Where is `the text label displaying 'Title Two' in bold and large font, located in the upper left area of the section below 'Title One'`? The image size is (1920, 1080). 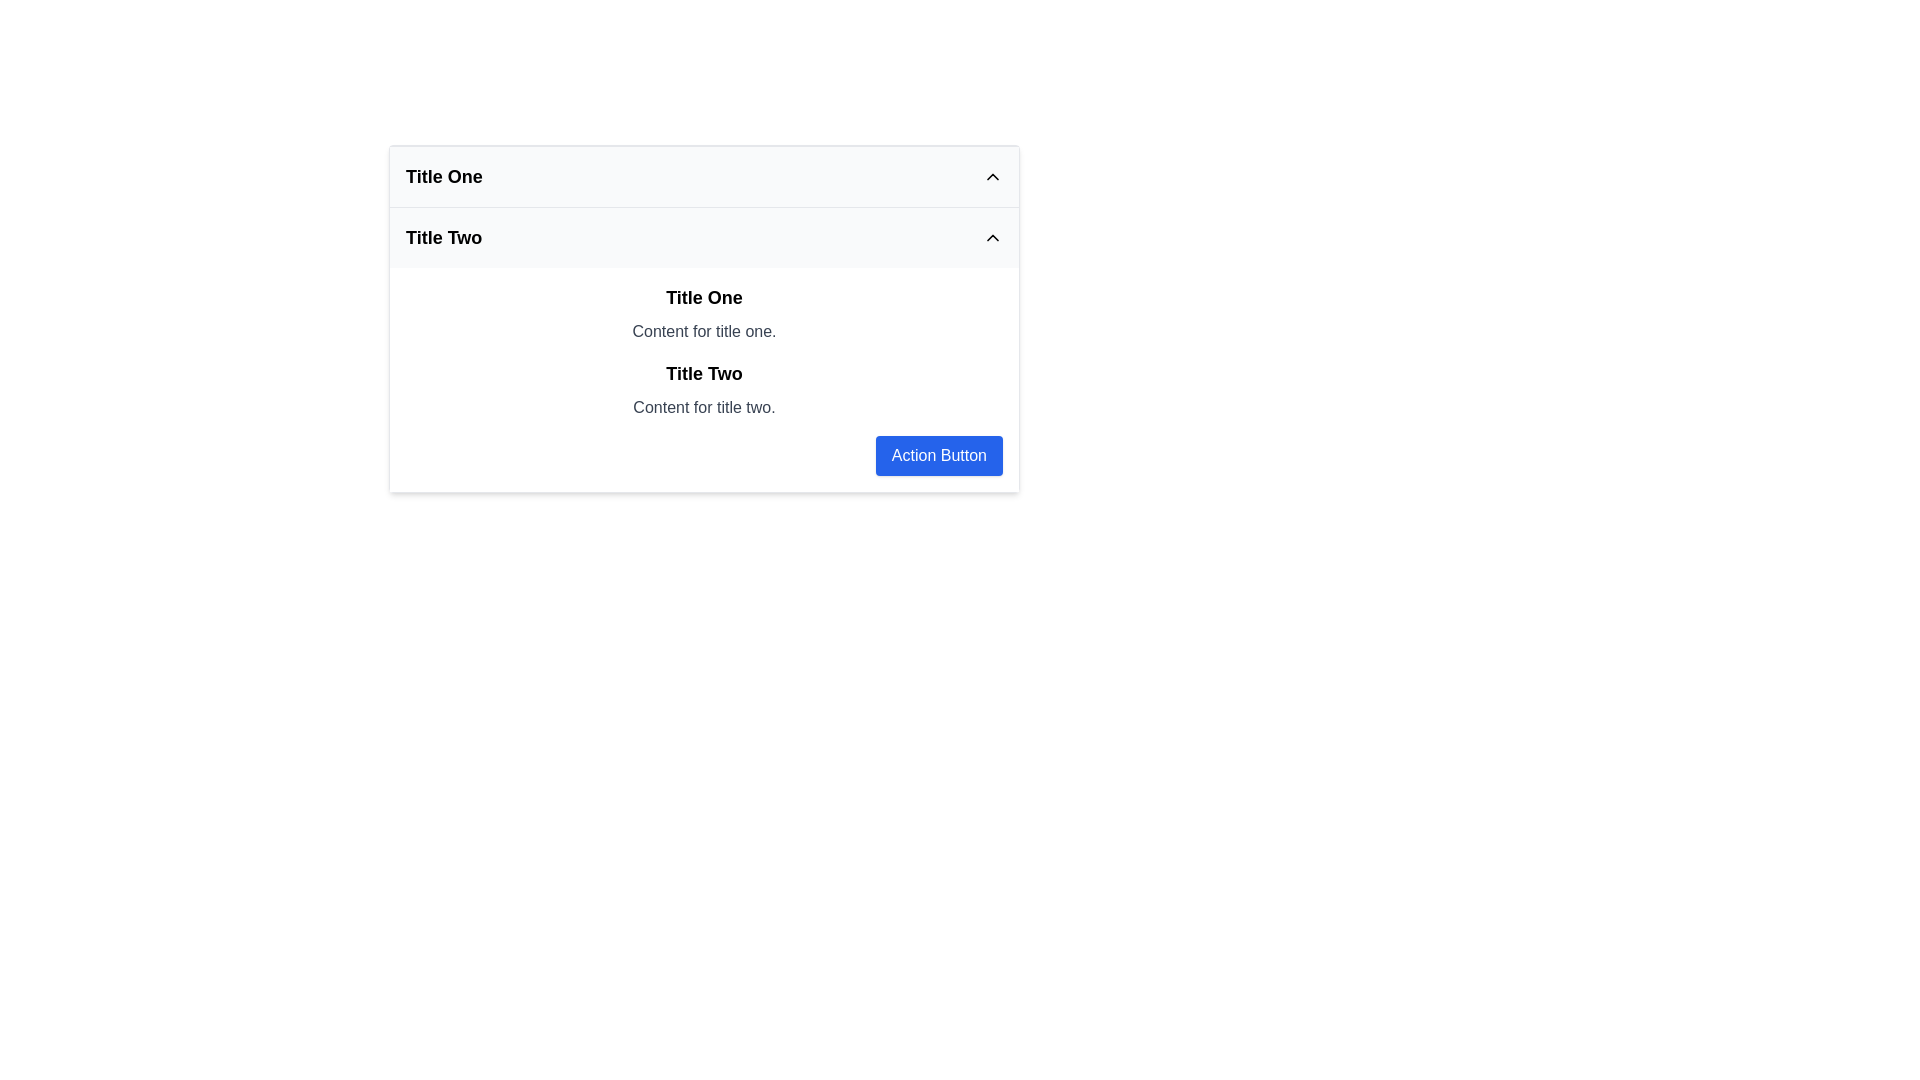 the text label displaying 'Title Two' in bold and large font, located in the upper left area of the section below 'Title One' is located at coordinates (443, 237).